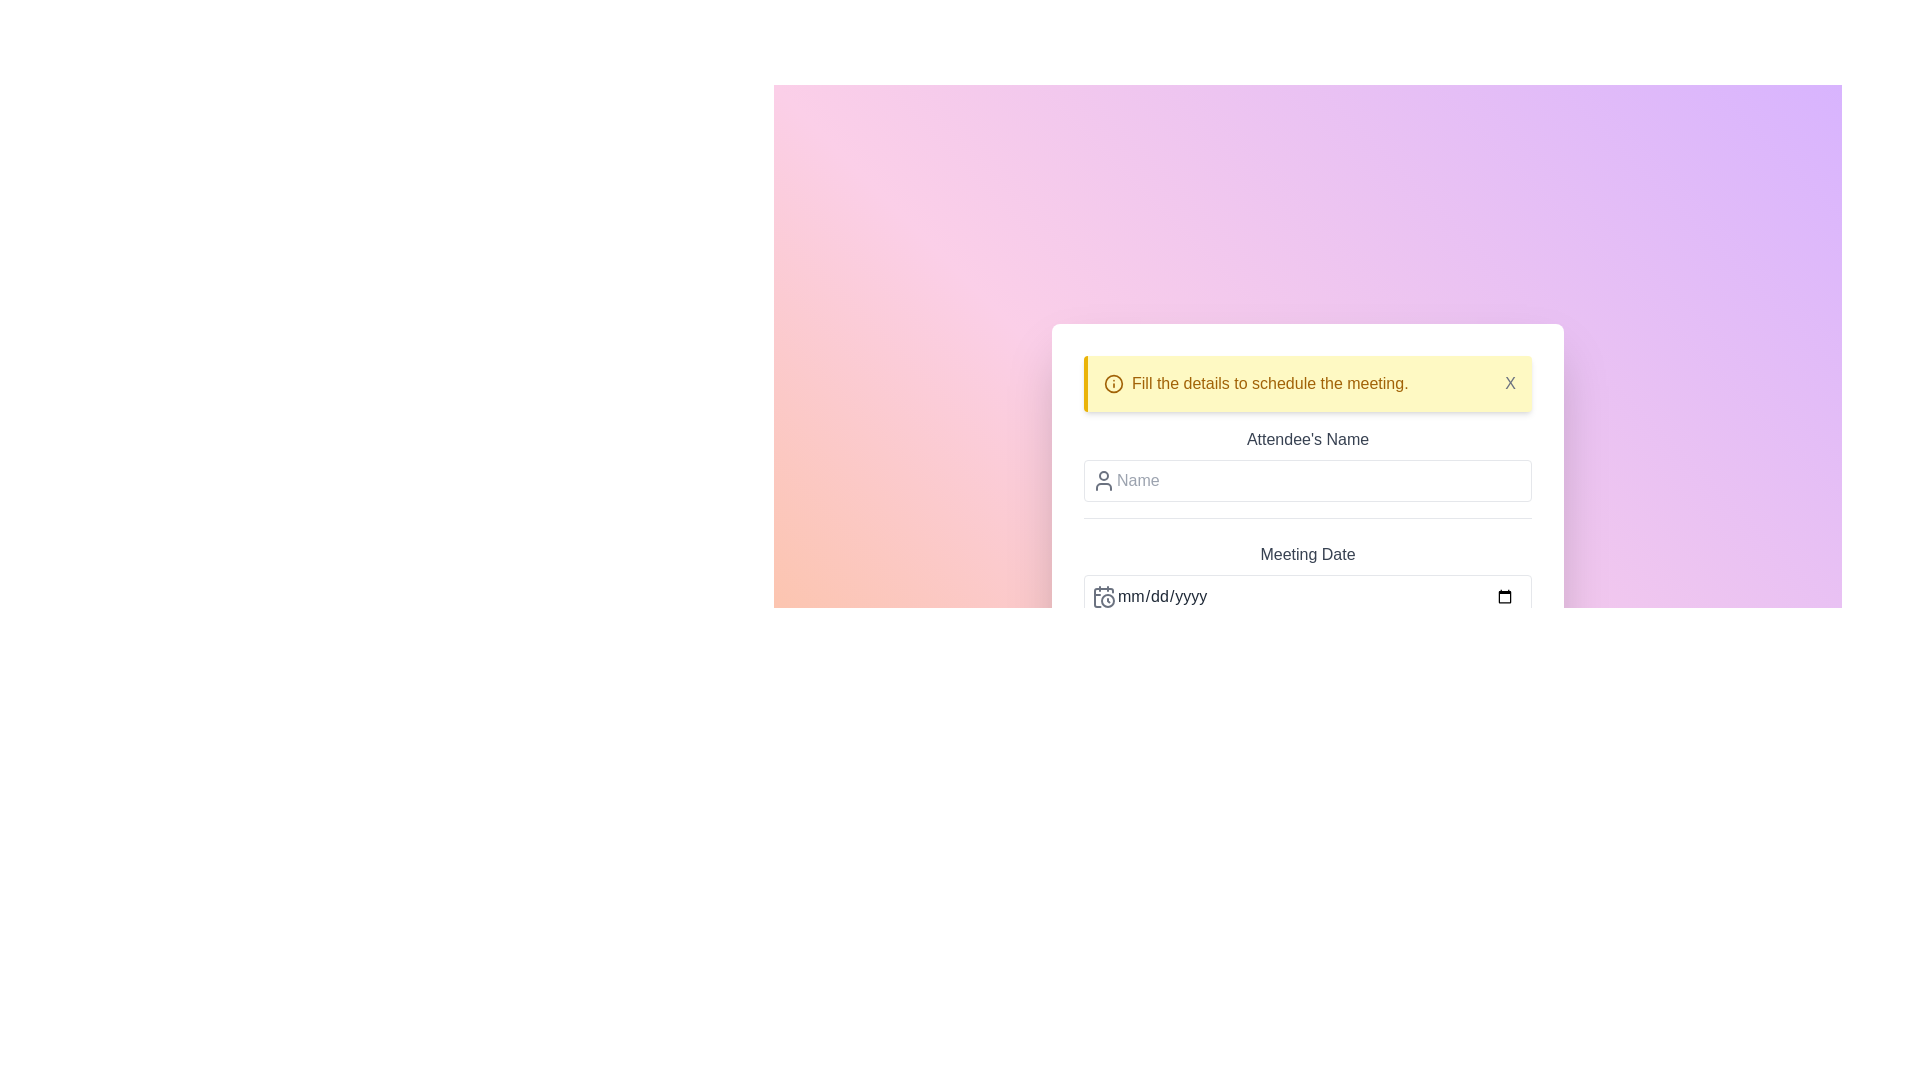  What do you see at coordinates (1112, 384) in the screenshot?
I see `the informational icon located in the top-left corner of the notification box with a yellow background, positioned to the left of the text 'Fill the details to schedule the meeting.'` at bounding box center [1112, 384].